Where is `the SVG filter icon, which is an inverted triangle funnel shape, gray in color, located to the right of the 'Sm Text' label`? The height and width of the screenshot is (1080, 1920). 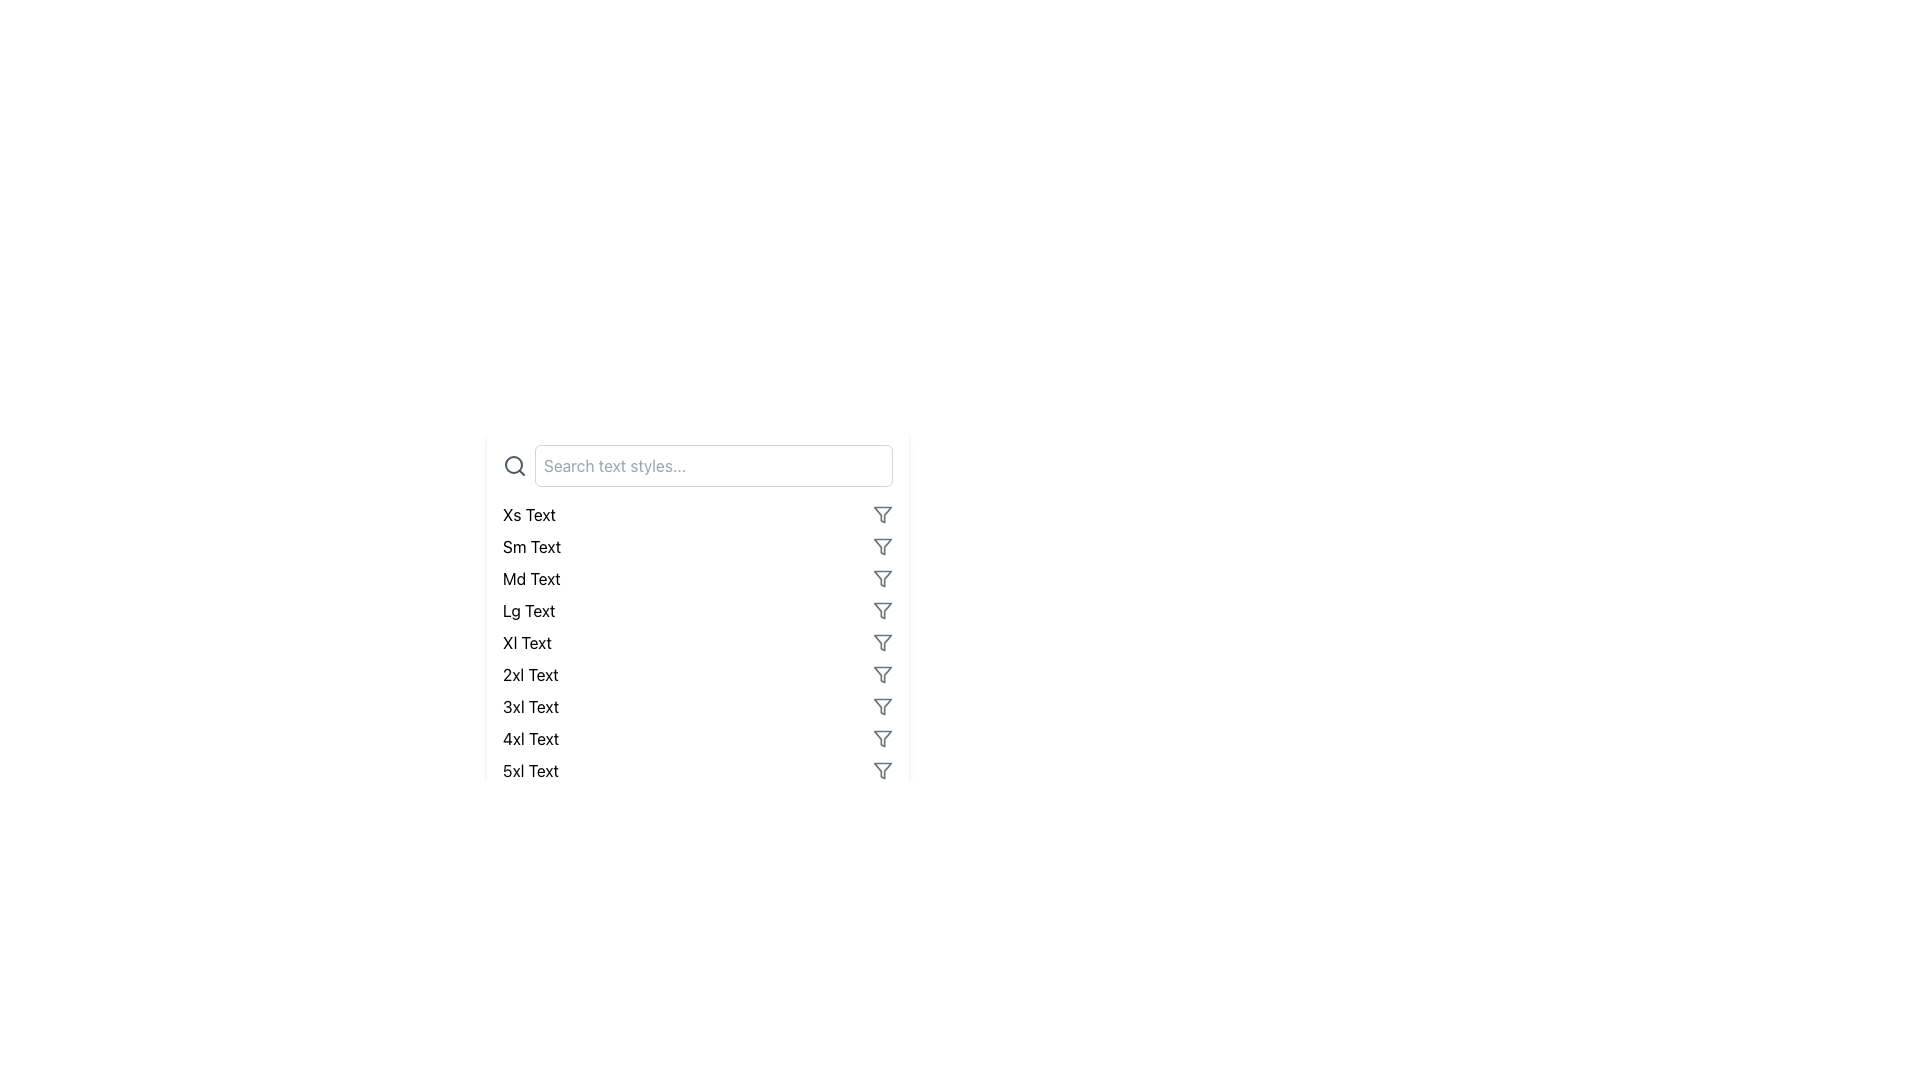 the SVG filter icon, which is an inverted triangle funnel shape, gray in color, located to the right of the 'Sm Text' label is located at coordinates (882, 547).